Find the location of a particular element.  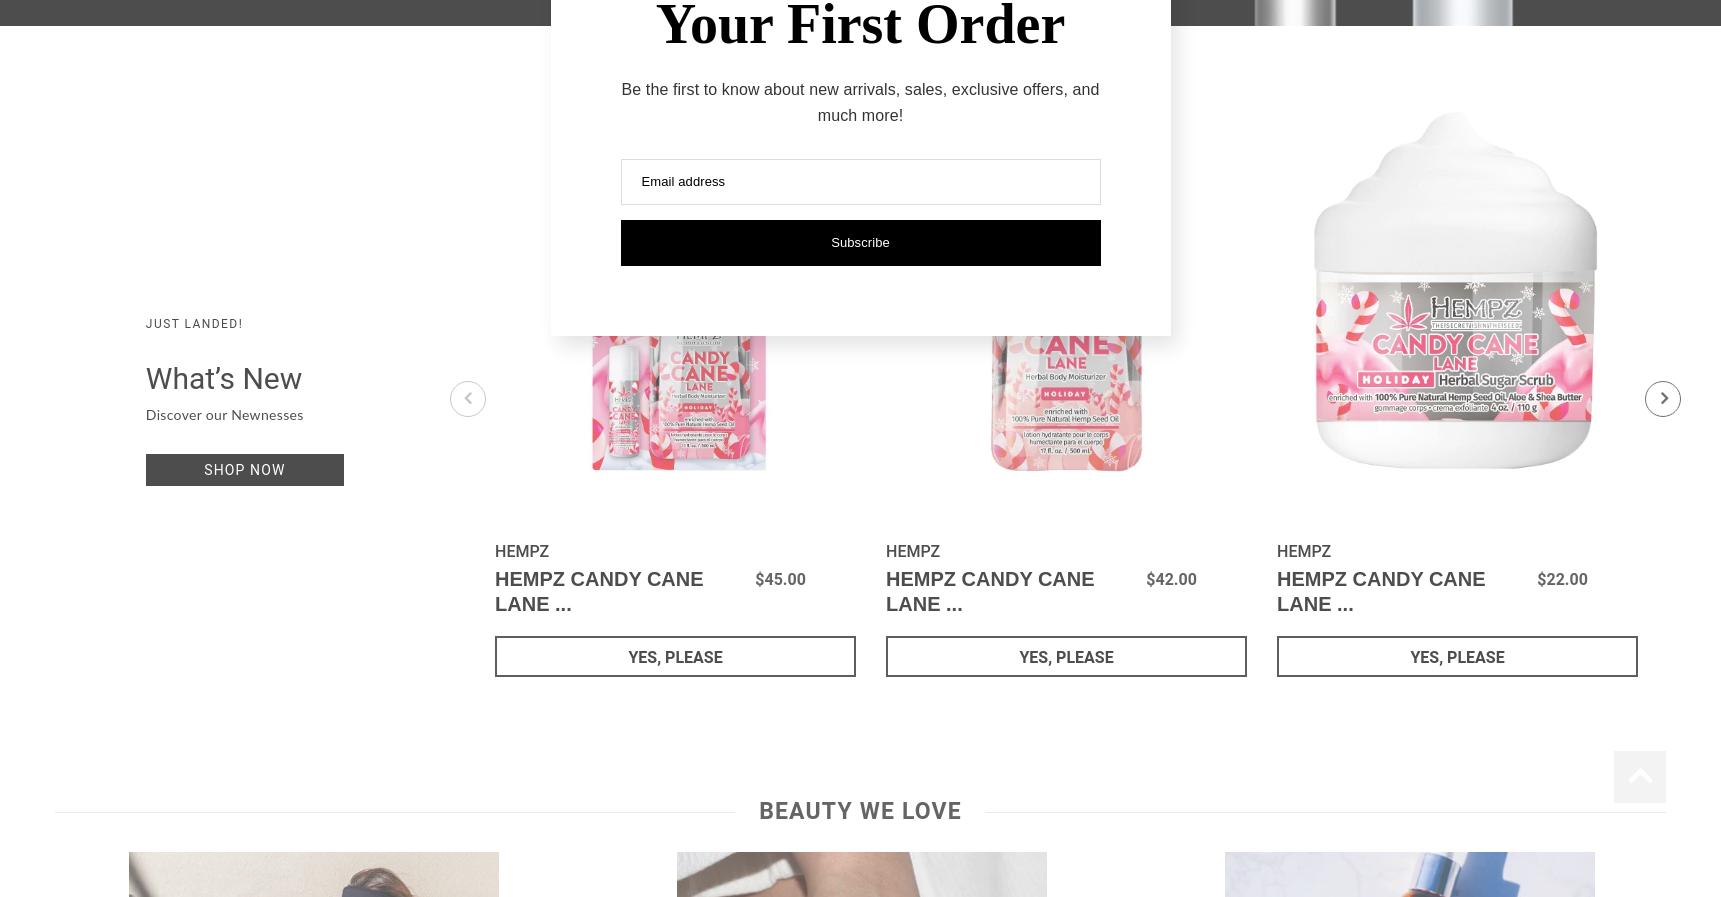

'$45.00' is located at coordinates (779, 579).